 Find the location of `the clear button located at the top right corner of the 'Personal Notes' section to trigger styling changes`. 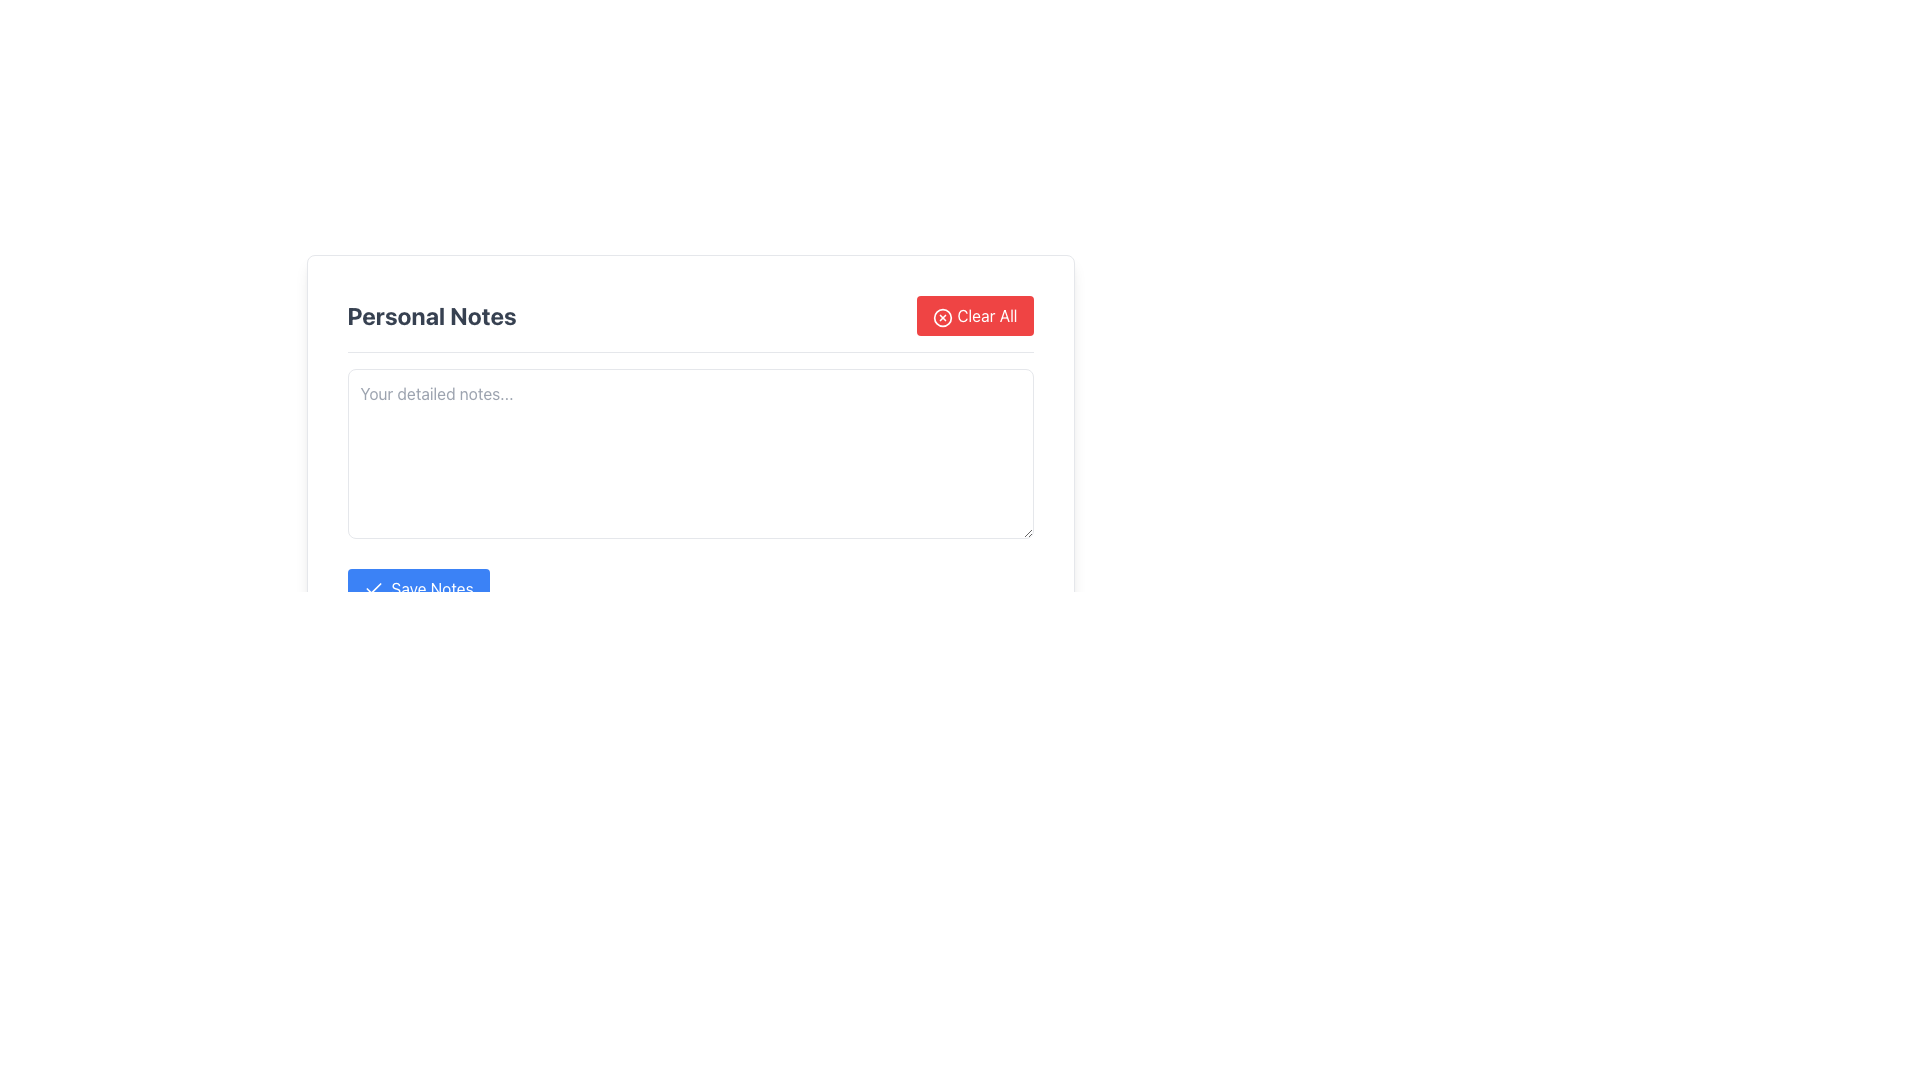

the clear button located at the top right corner of the 'Personal Notes' section to trigger styling changes is located at coordinates (975, 315).